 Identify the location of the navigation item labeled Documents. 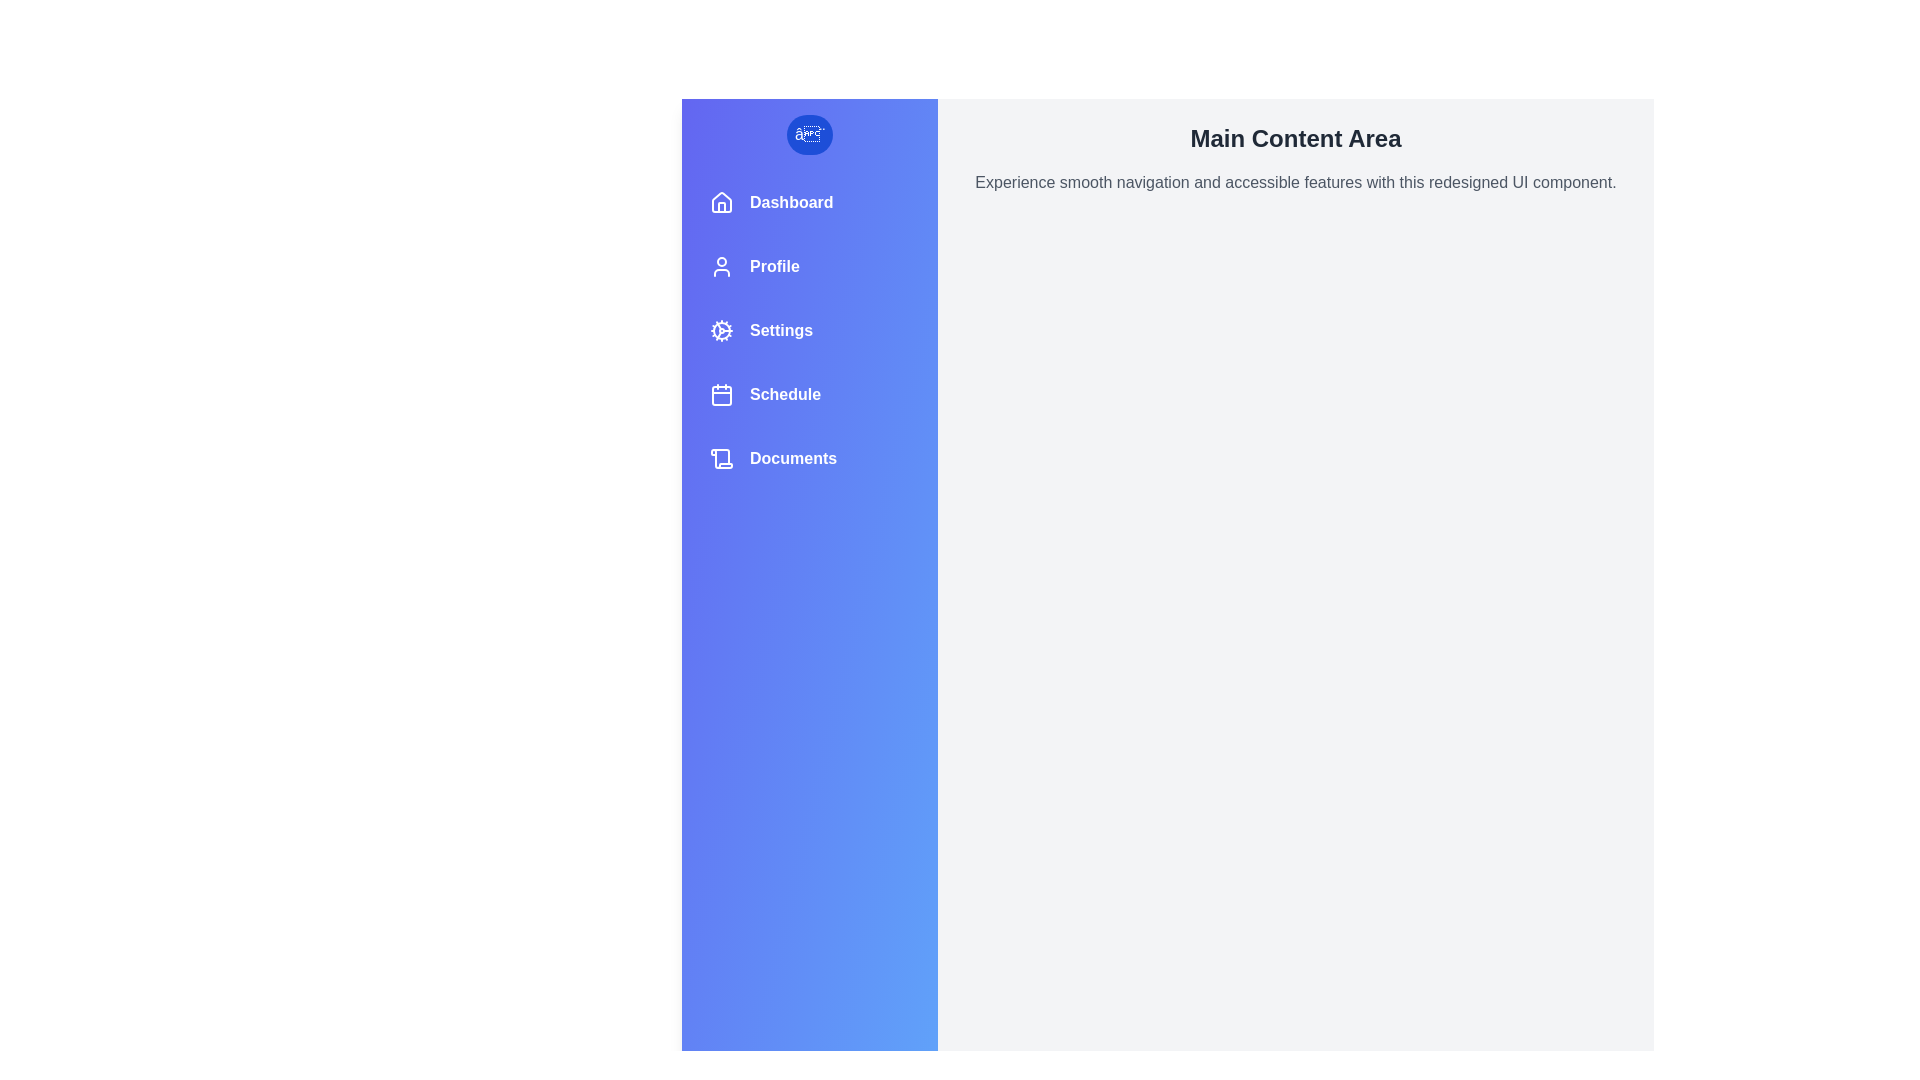
(810, 459).